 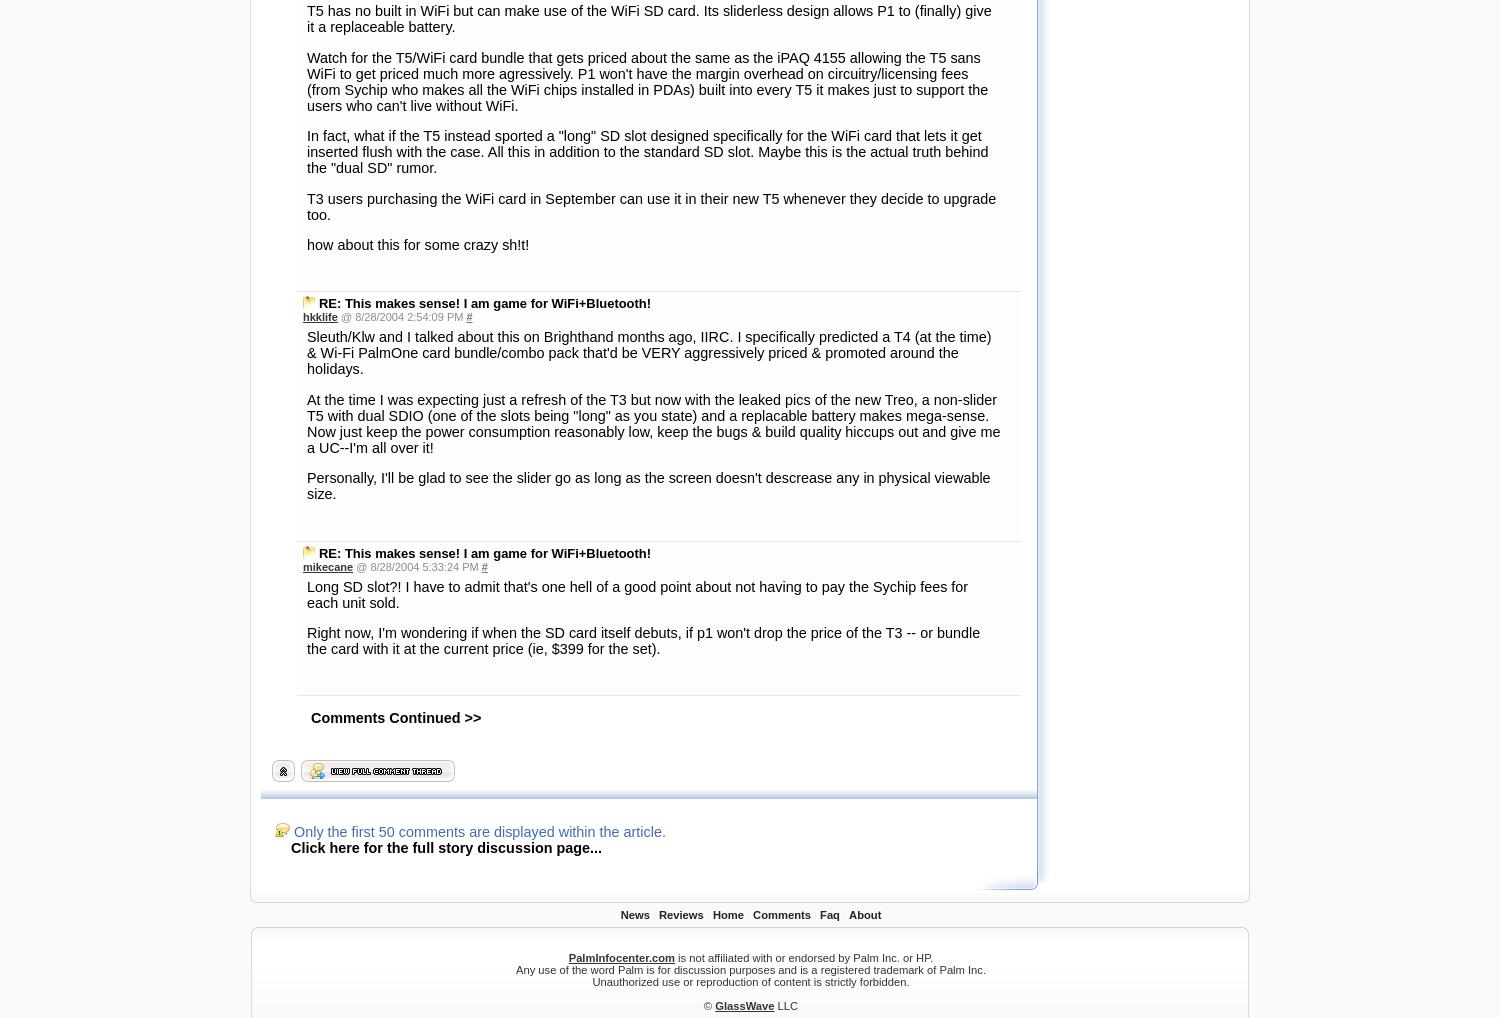 I want to click on 'LLC', so click(x=786, y=444).